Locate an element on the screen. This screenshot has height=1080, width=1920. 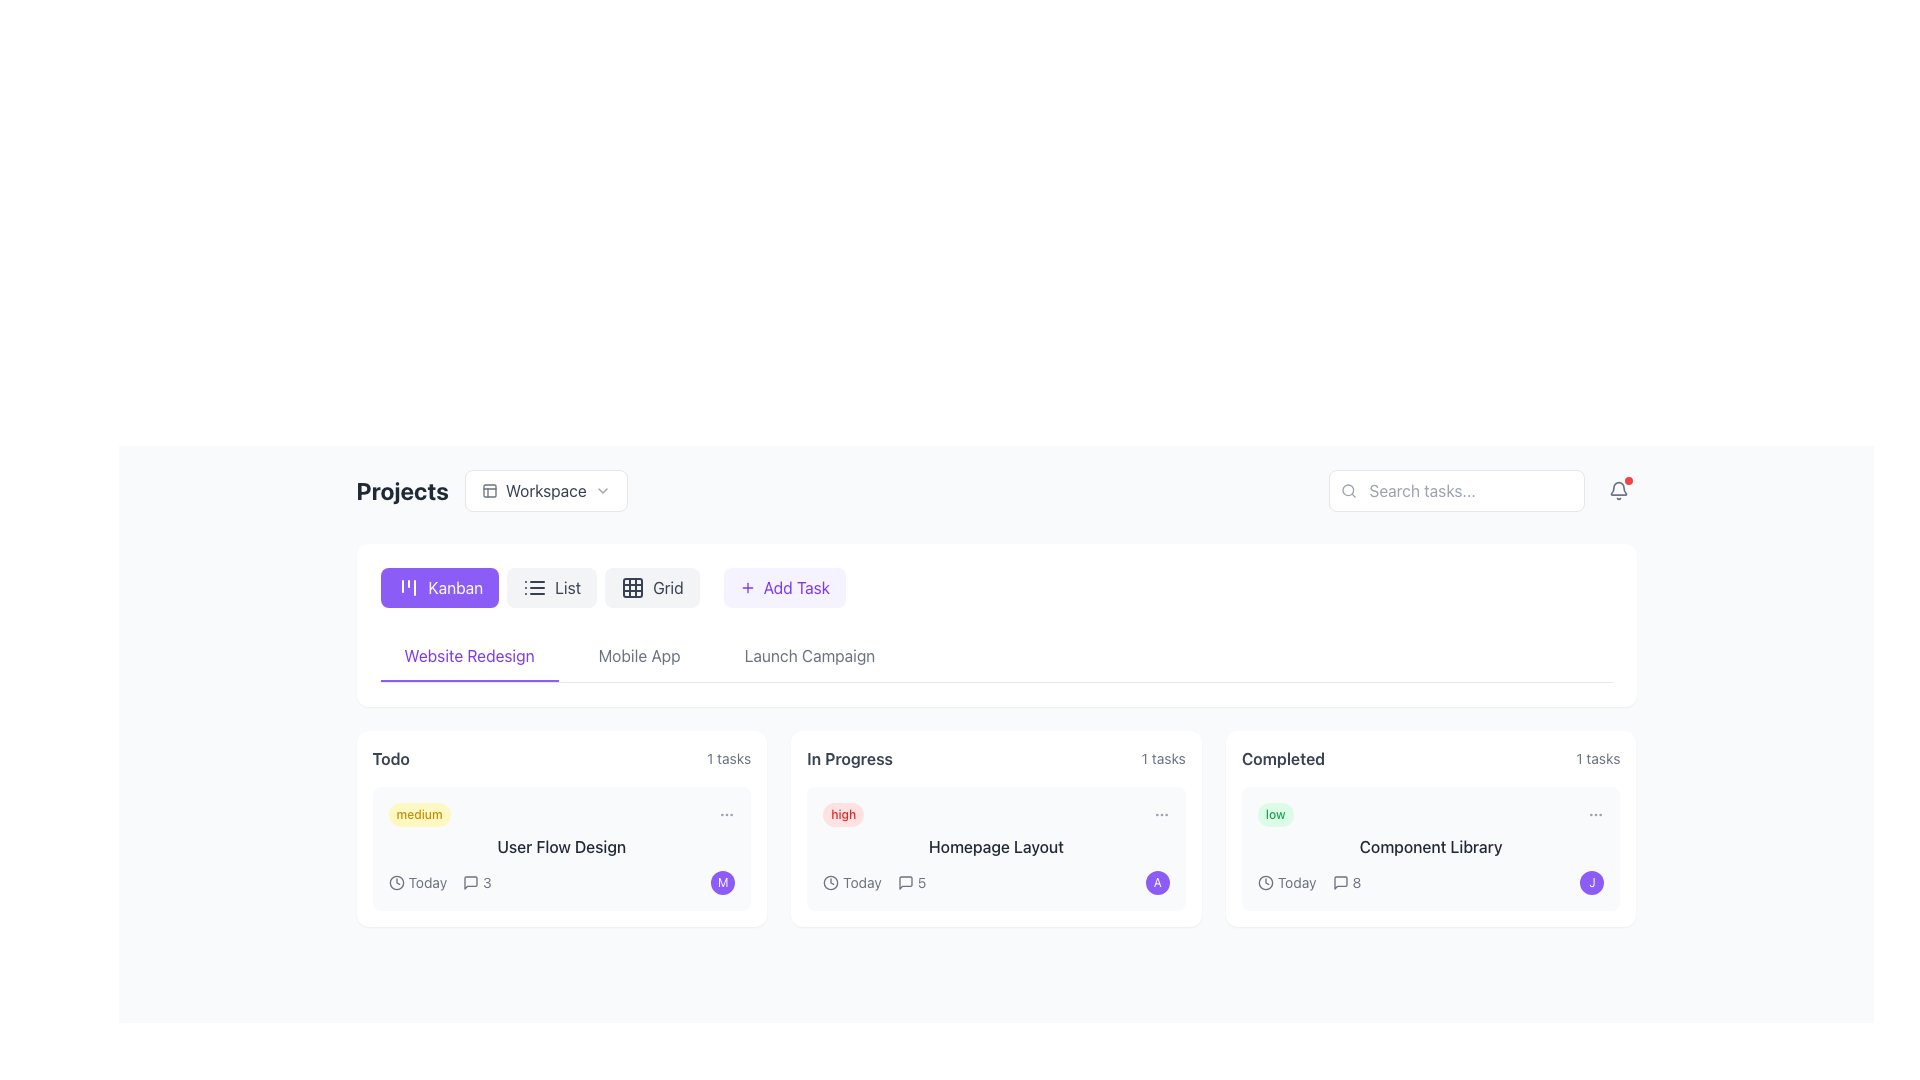
the 'Website Redesign' navigation link, which is styled with bold purple text and an underline, indicating it is the currently selected item in the navigation bar is located at coordinates (468, 656).